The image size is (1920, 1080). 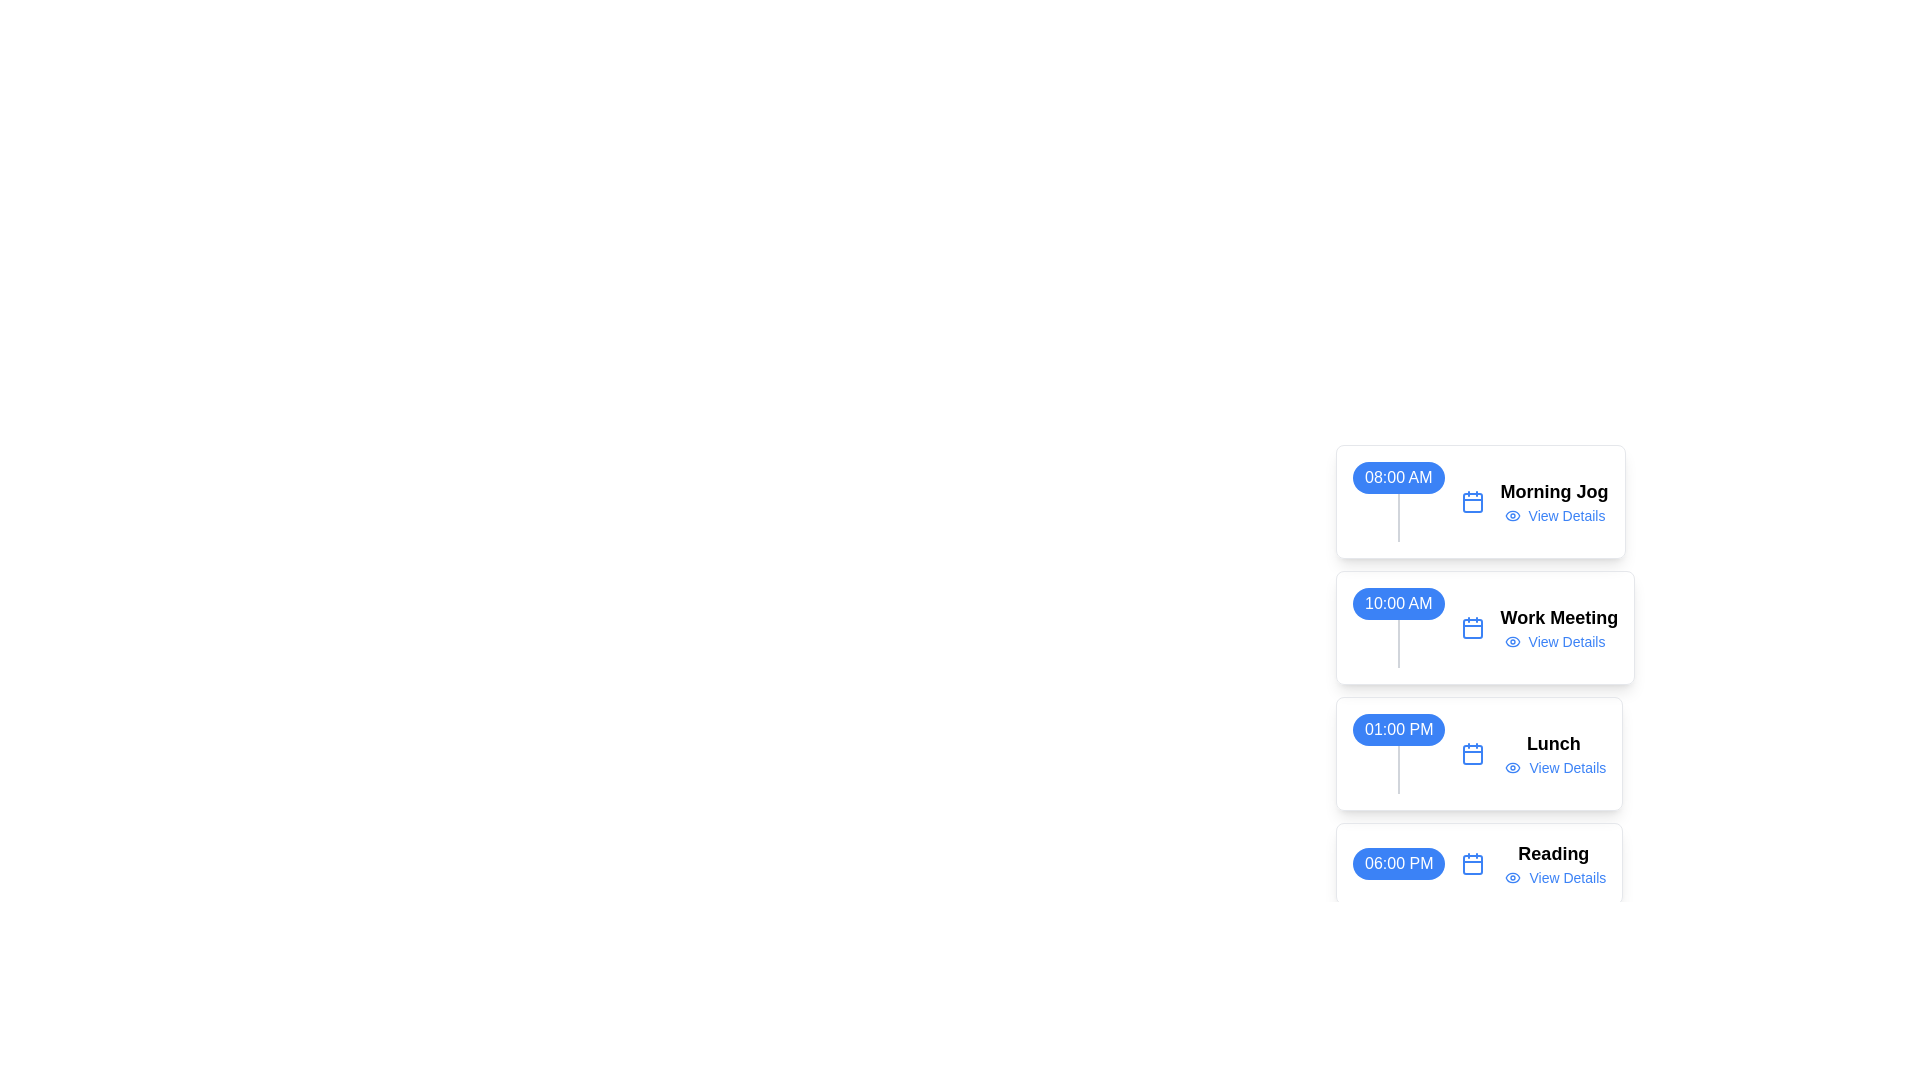 I want to click on the Time Badge label displaying '08:00 AM', so click(x=1397, y=500).